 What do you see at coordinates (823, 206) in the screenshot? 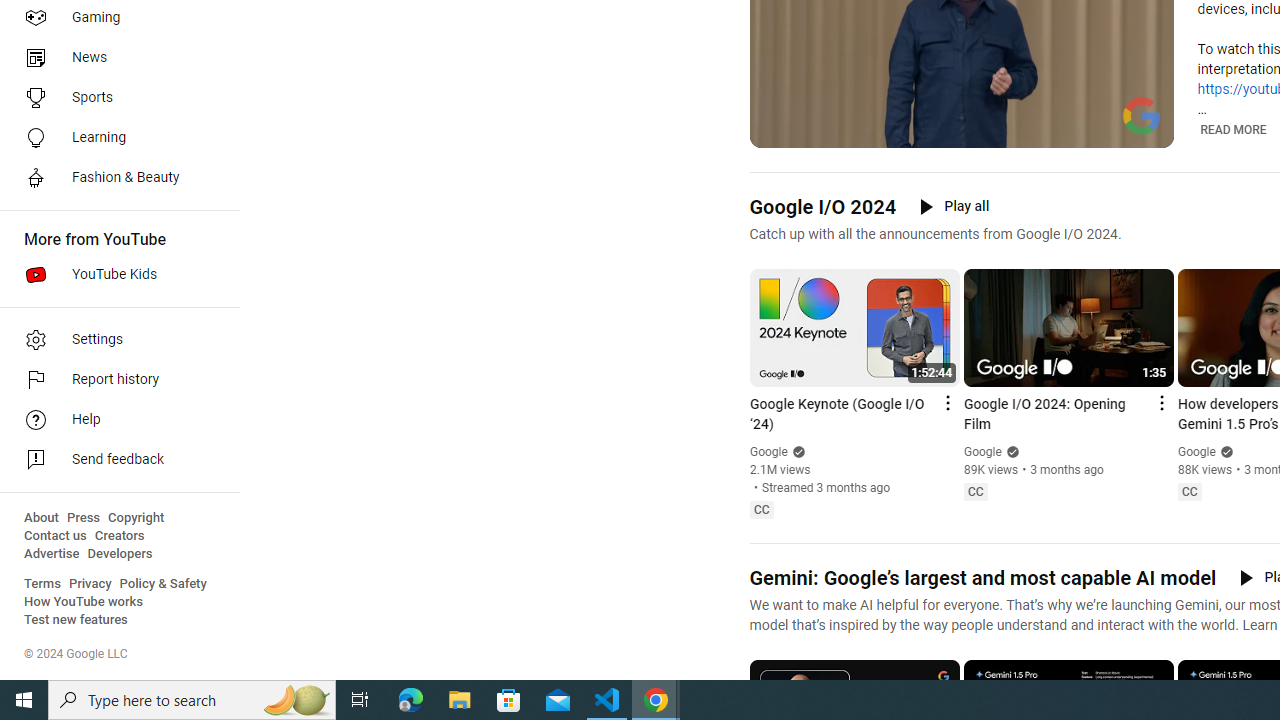
I see `'Google I/O 2024'` at bounding box center [823, 206].